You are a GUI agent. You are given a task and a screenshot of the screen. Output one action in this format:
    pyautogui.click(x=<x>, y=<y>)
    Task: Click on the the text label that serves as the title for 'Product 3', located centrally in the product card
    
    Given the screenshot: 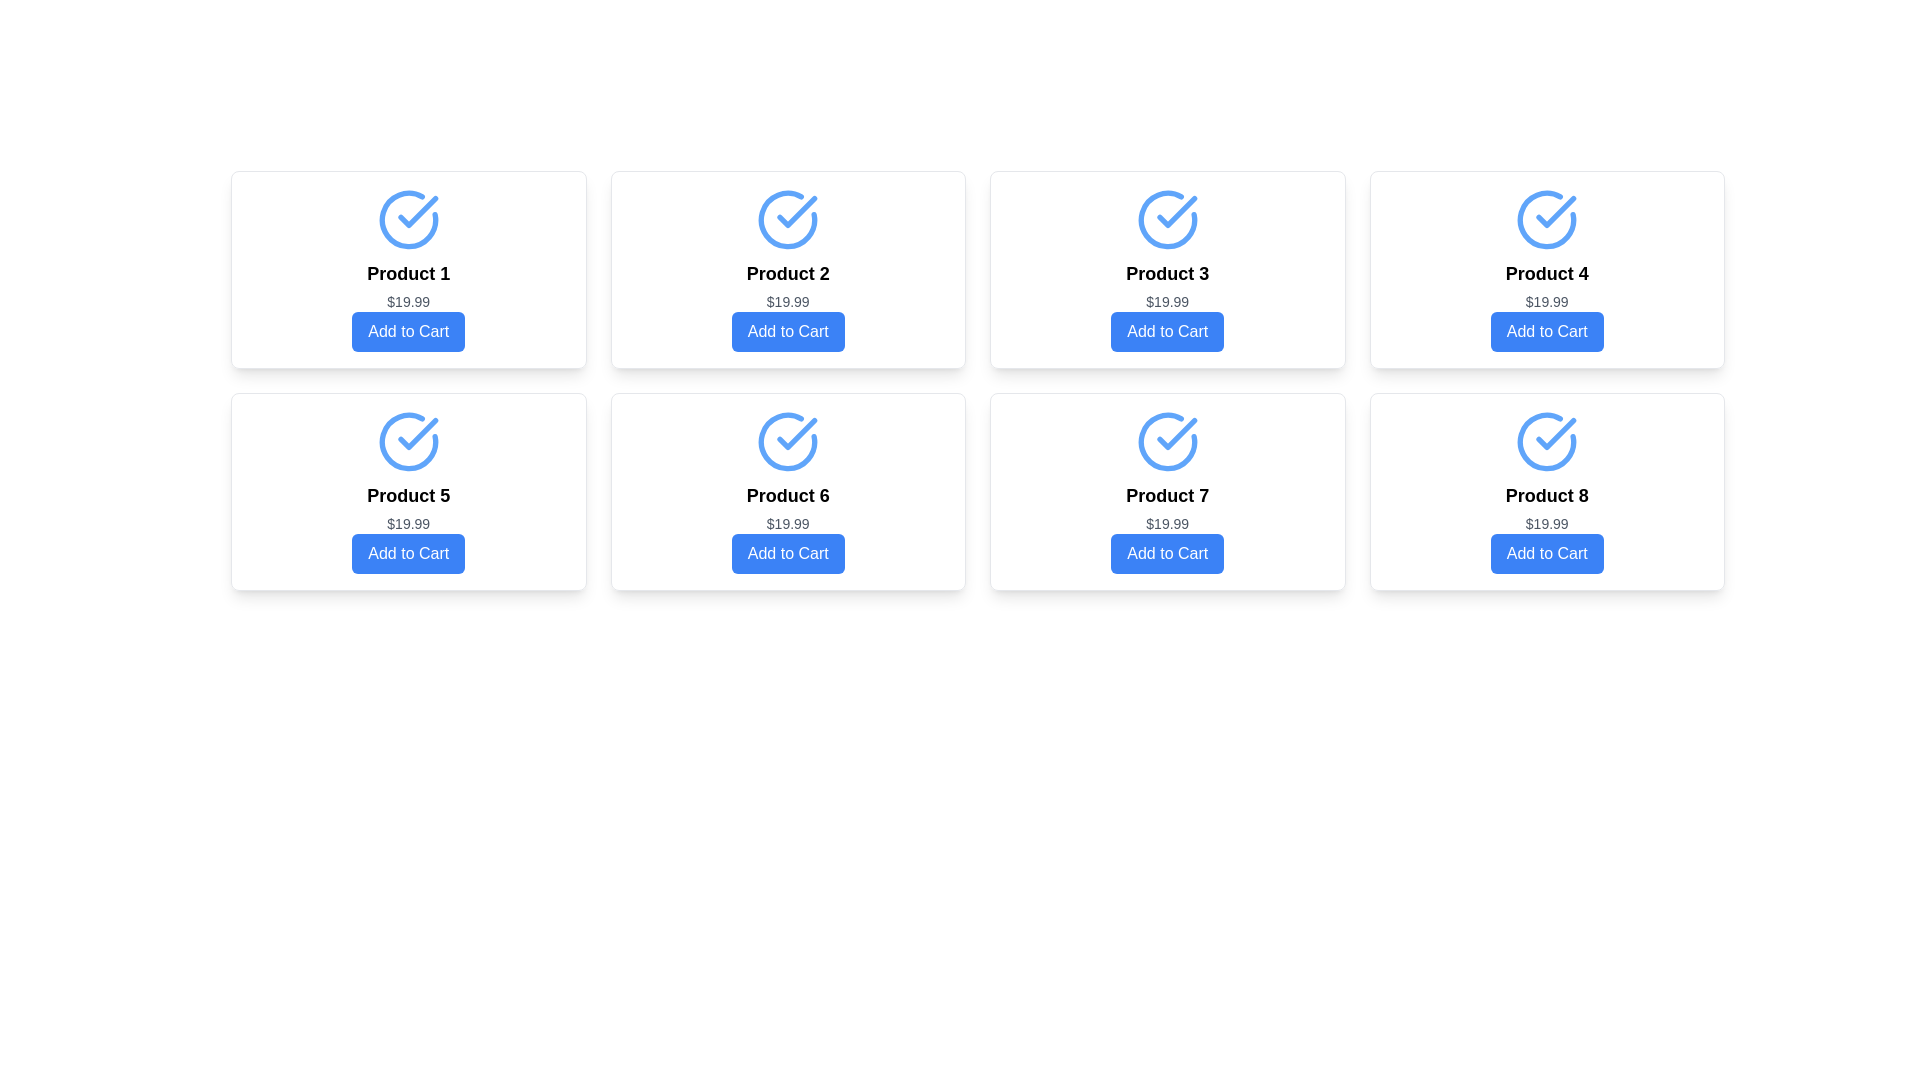 What is the action you would take?
    pyautogui.click(x=1167, y=273)
    